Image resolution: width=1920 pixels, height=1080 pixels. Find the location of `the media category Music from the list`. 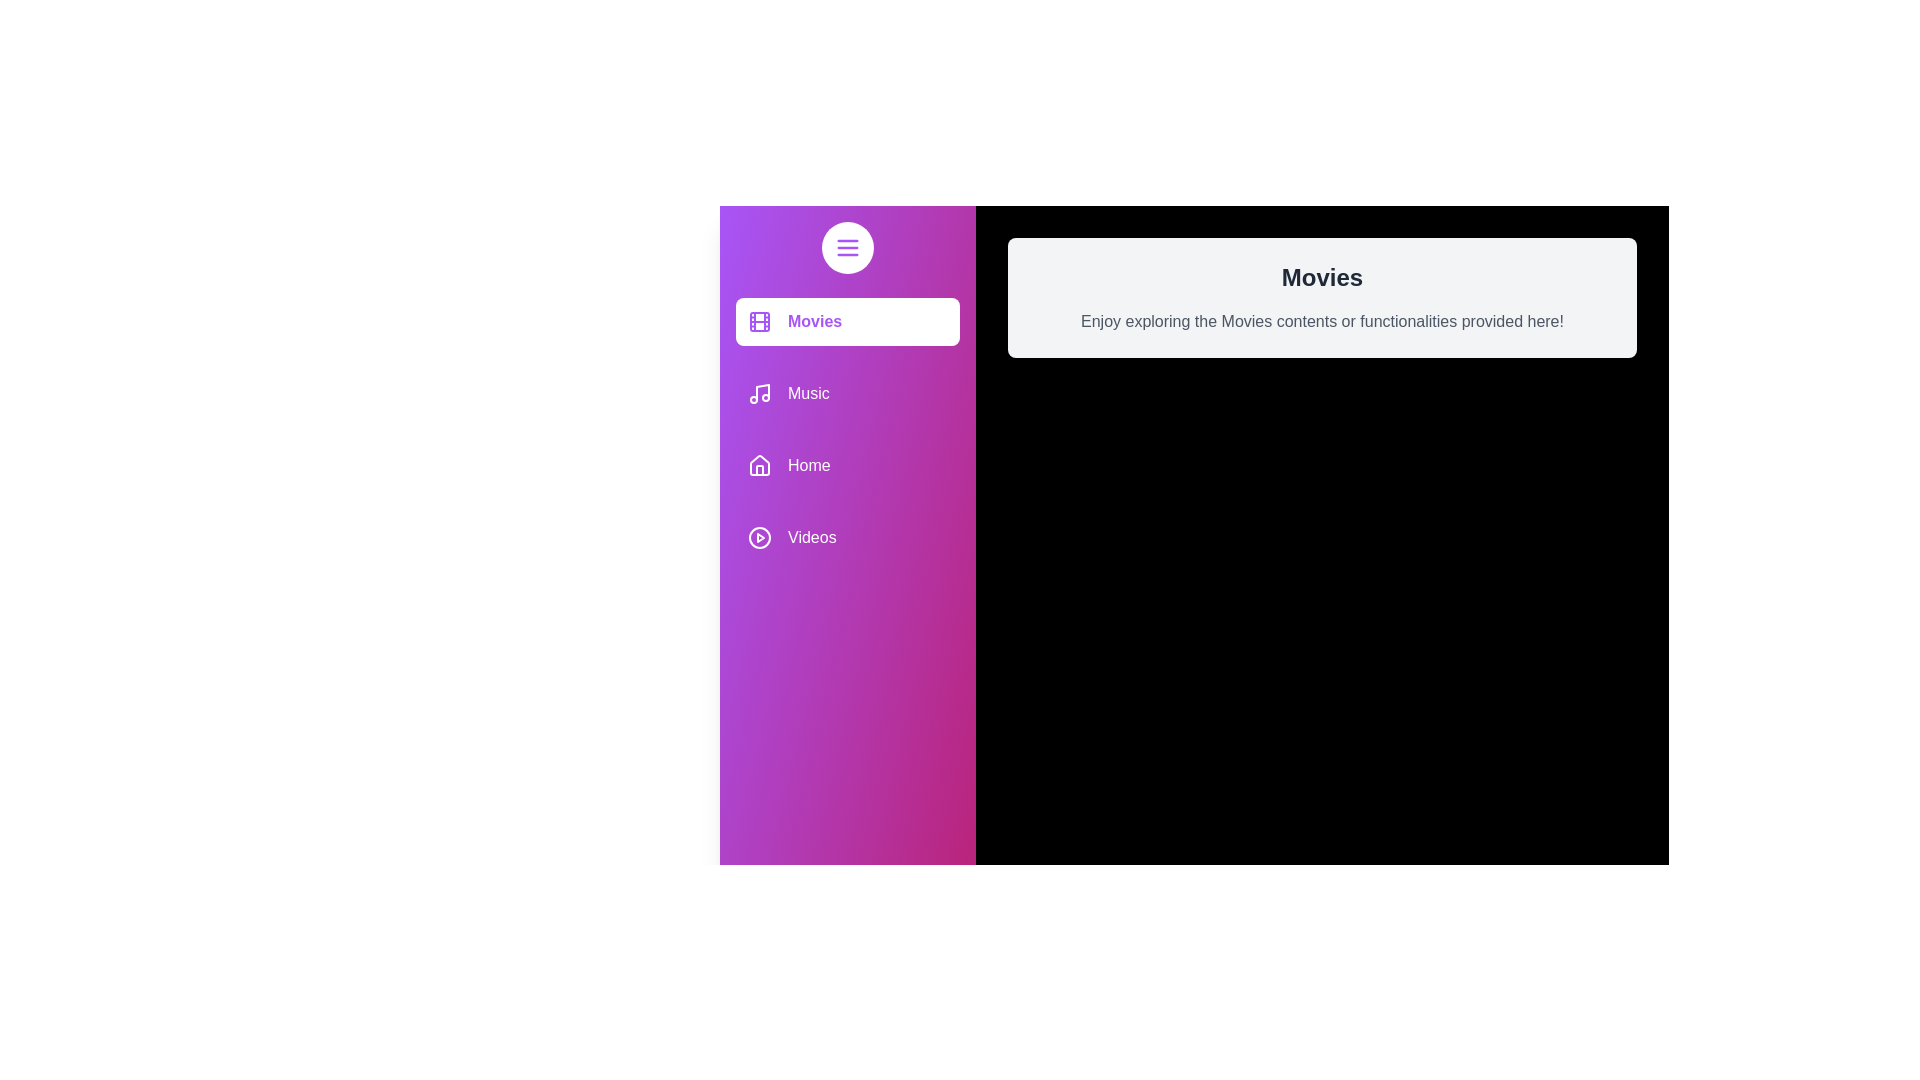

the media category Music from the list is located at coordinates (848, 393).